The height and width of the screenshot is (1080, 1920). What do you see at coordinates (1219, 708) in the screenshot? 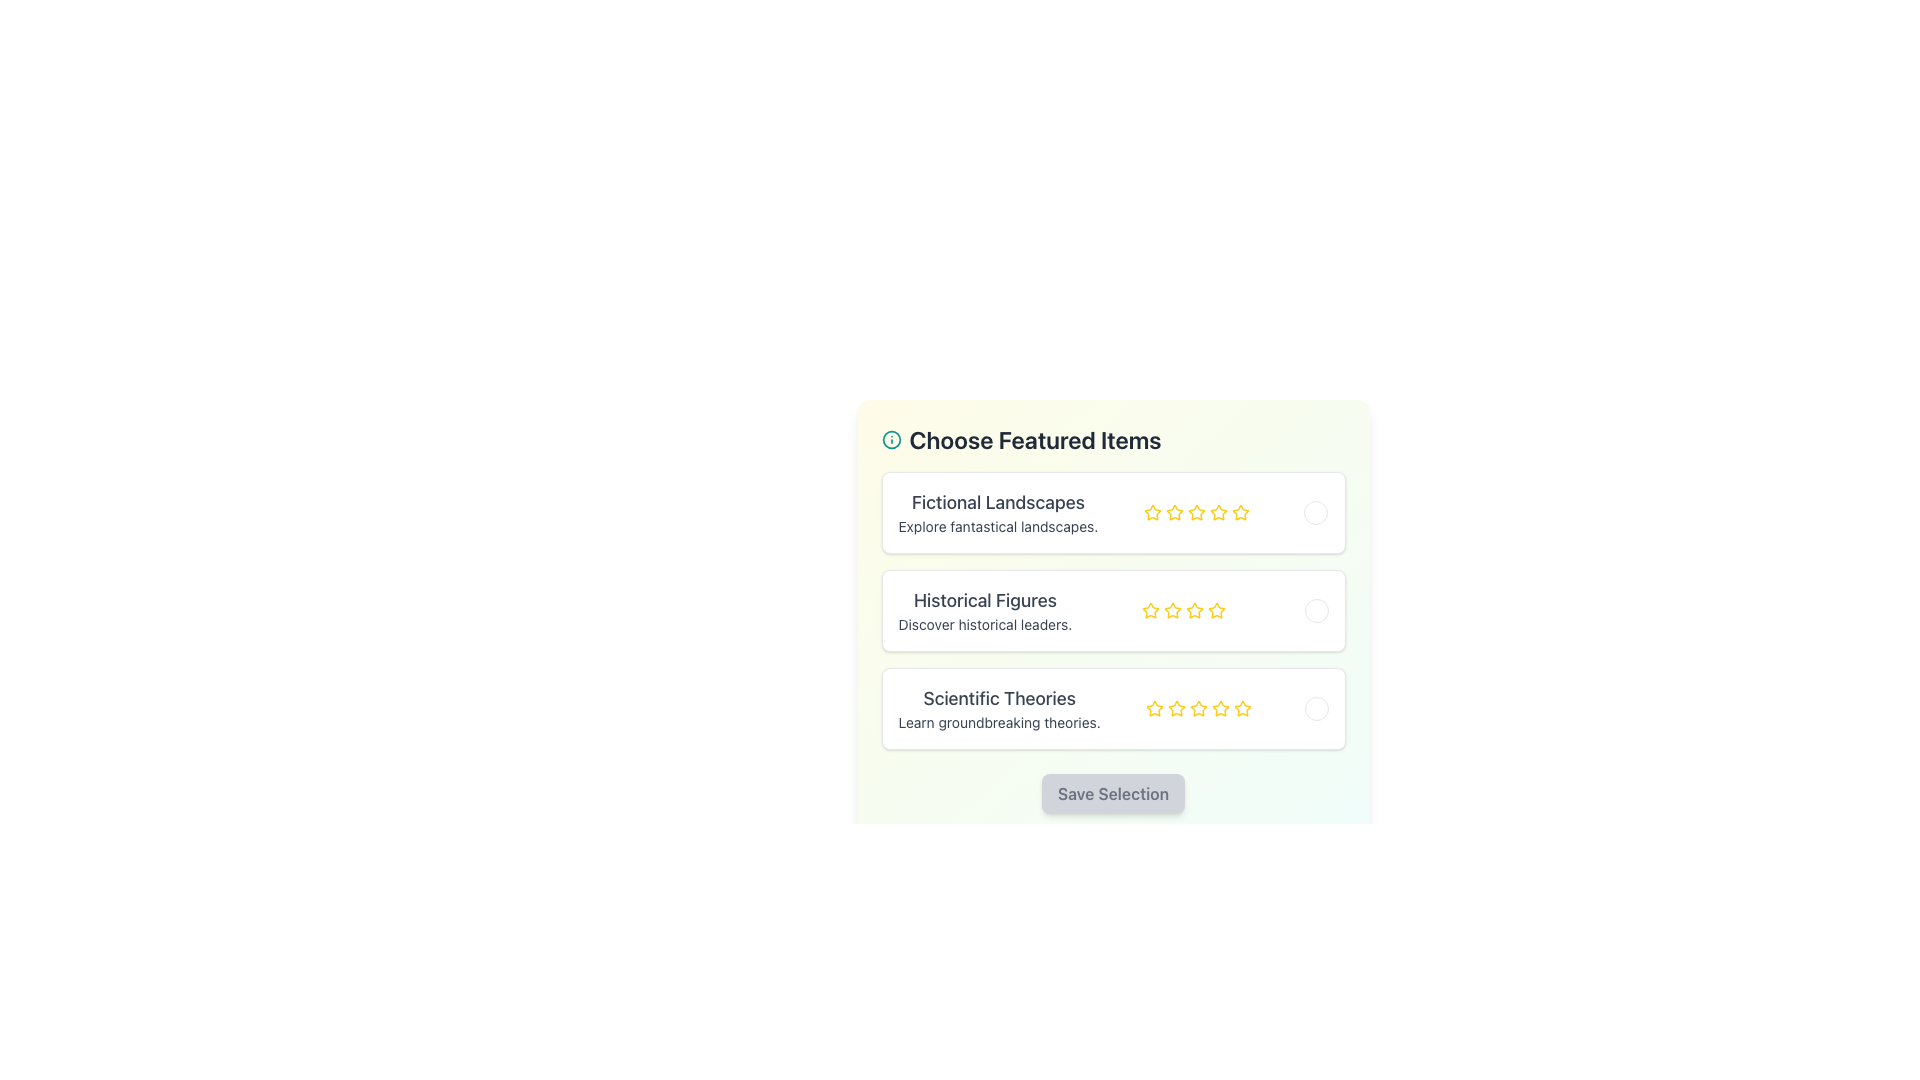
I see `the fifth star in the star-rating system for the 'Scientific Theories' entry in the 'Choose Featured Items' section to rate it` at bounding box center [1219, 708].